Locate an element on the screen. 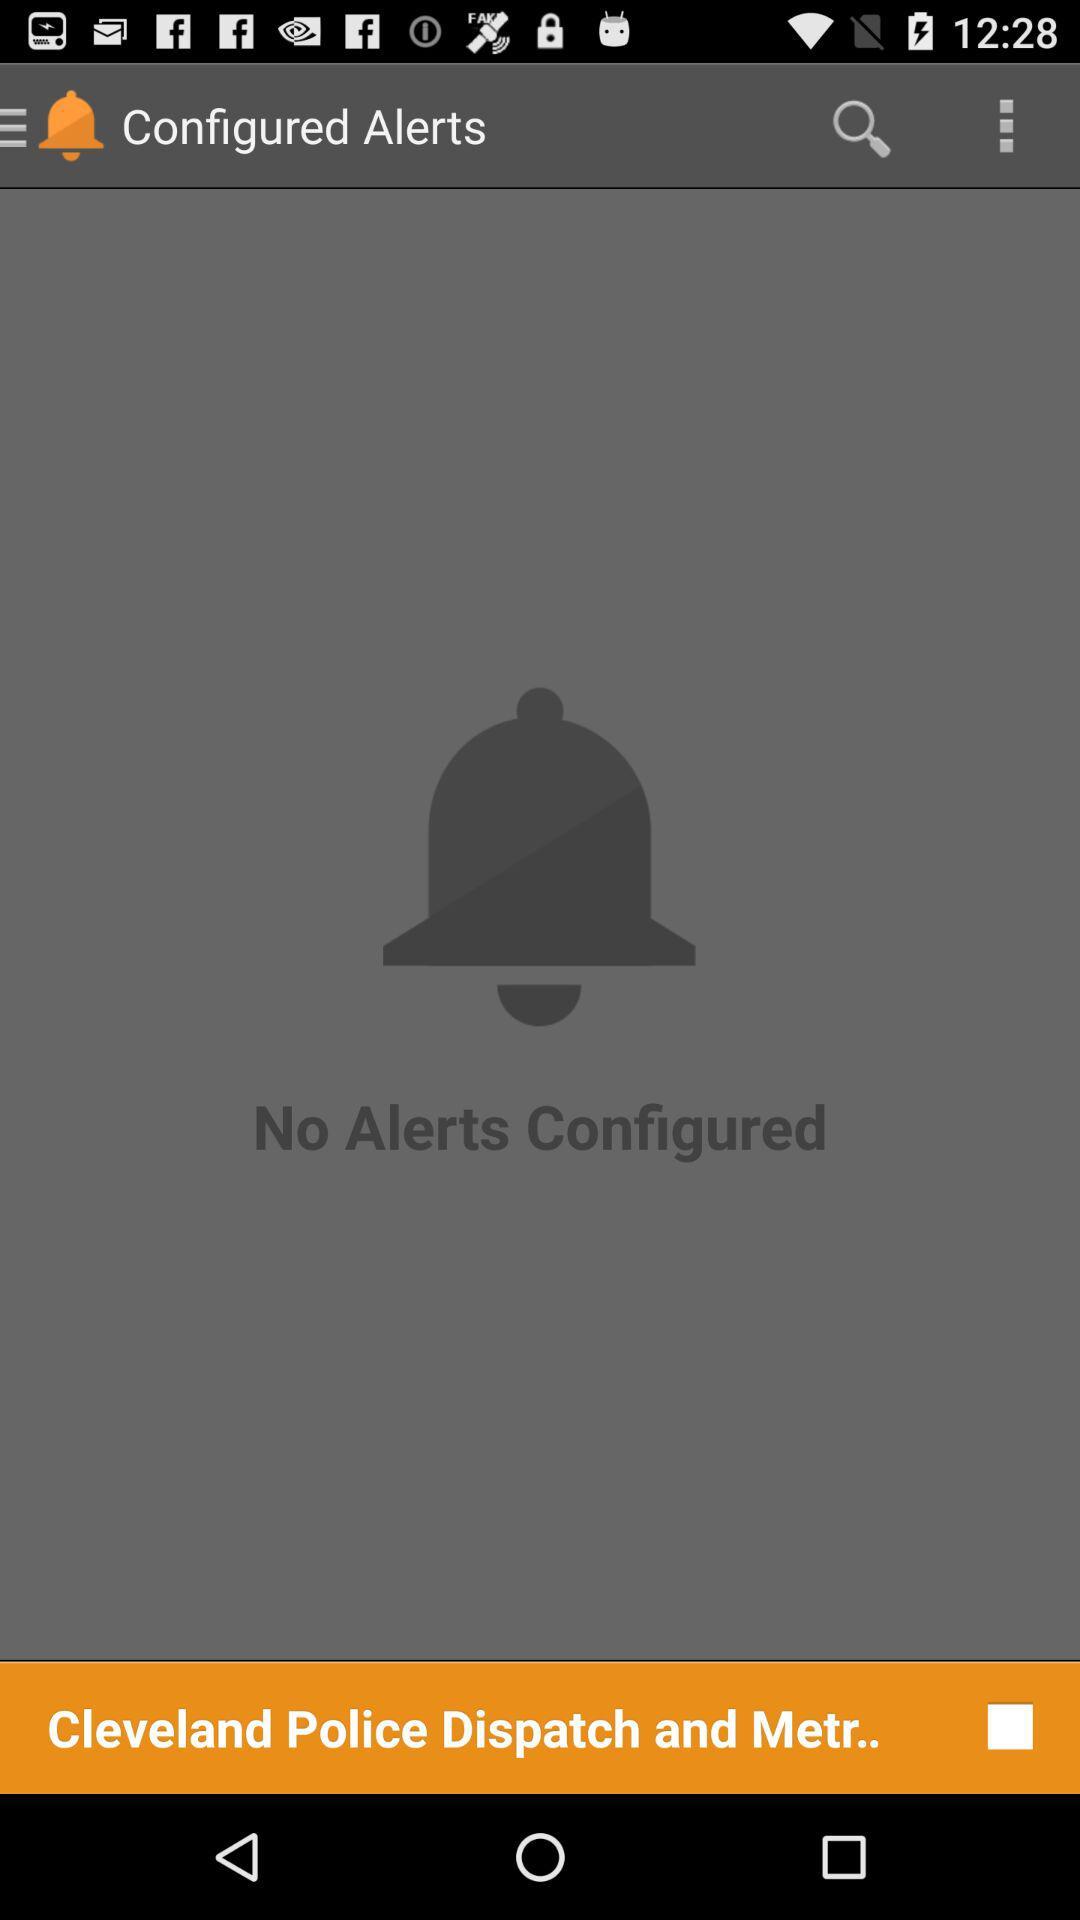 Image resolution: width=1080 pixels, height=1920 pixels. the app below the no alerts configured item is located at coordinates (1005, 1725).